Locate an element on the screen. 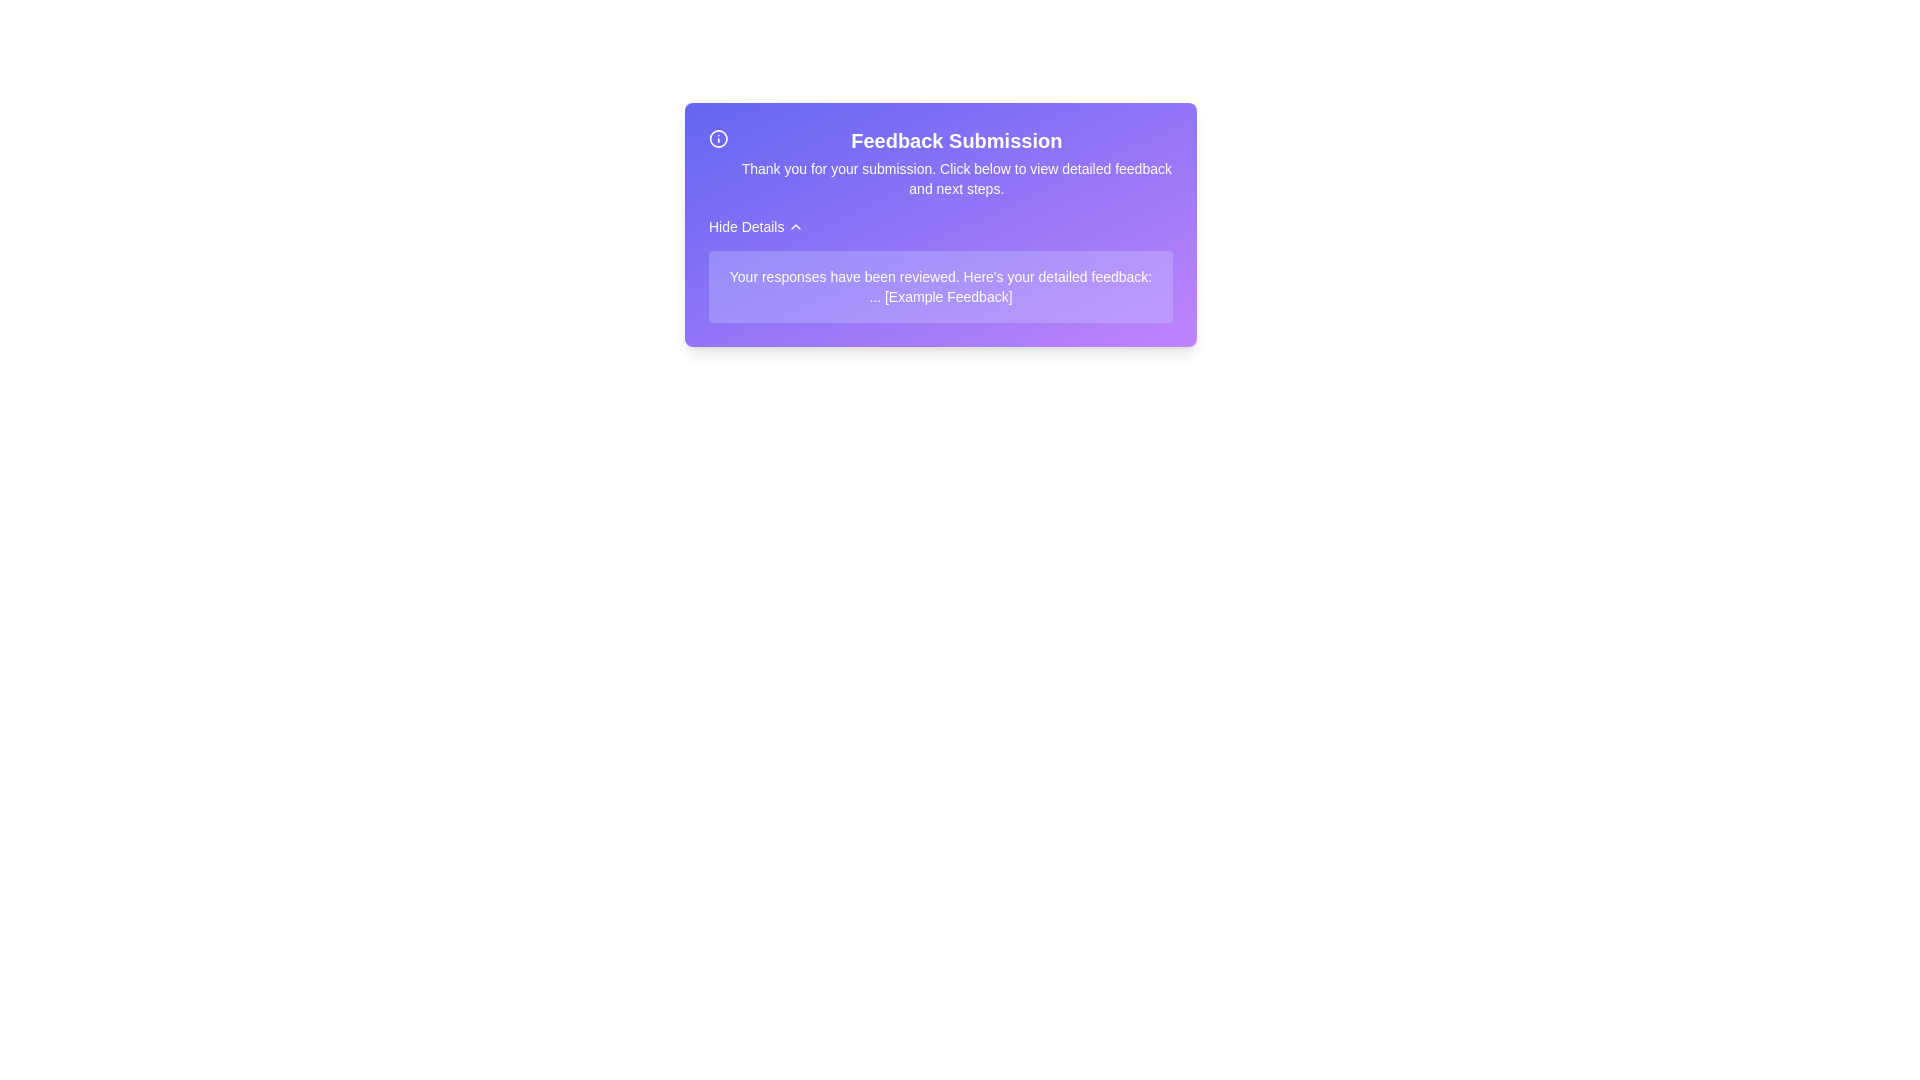 This screenshot has width=1920, height=1080. the 'Hide Details' button to toggle the visibility of the detailed feedback is located at coordinates (754, 226).